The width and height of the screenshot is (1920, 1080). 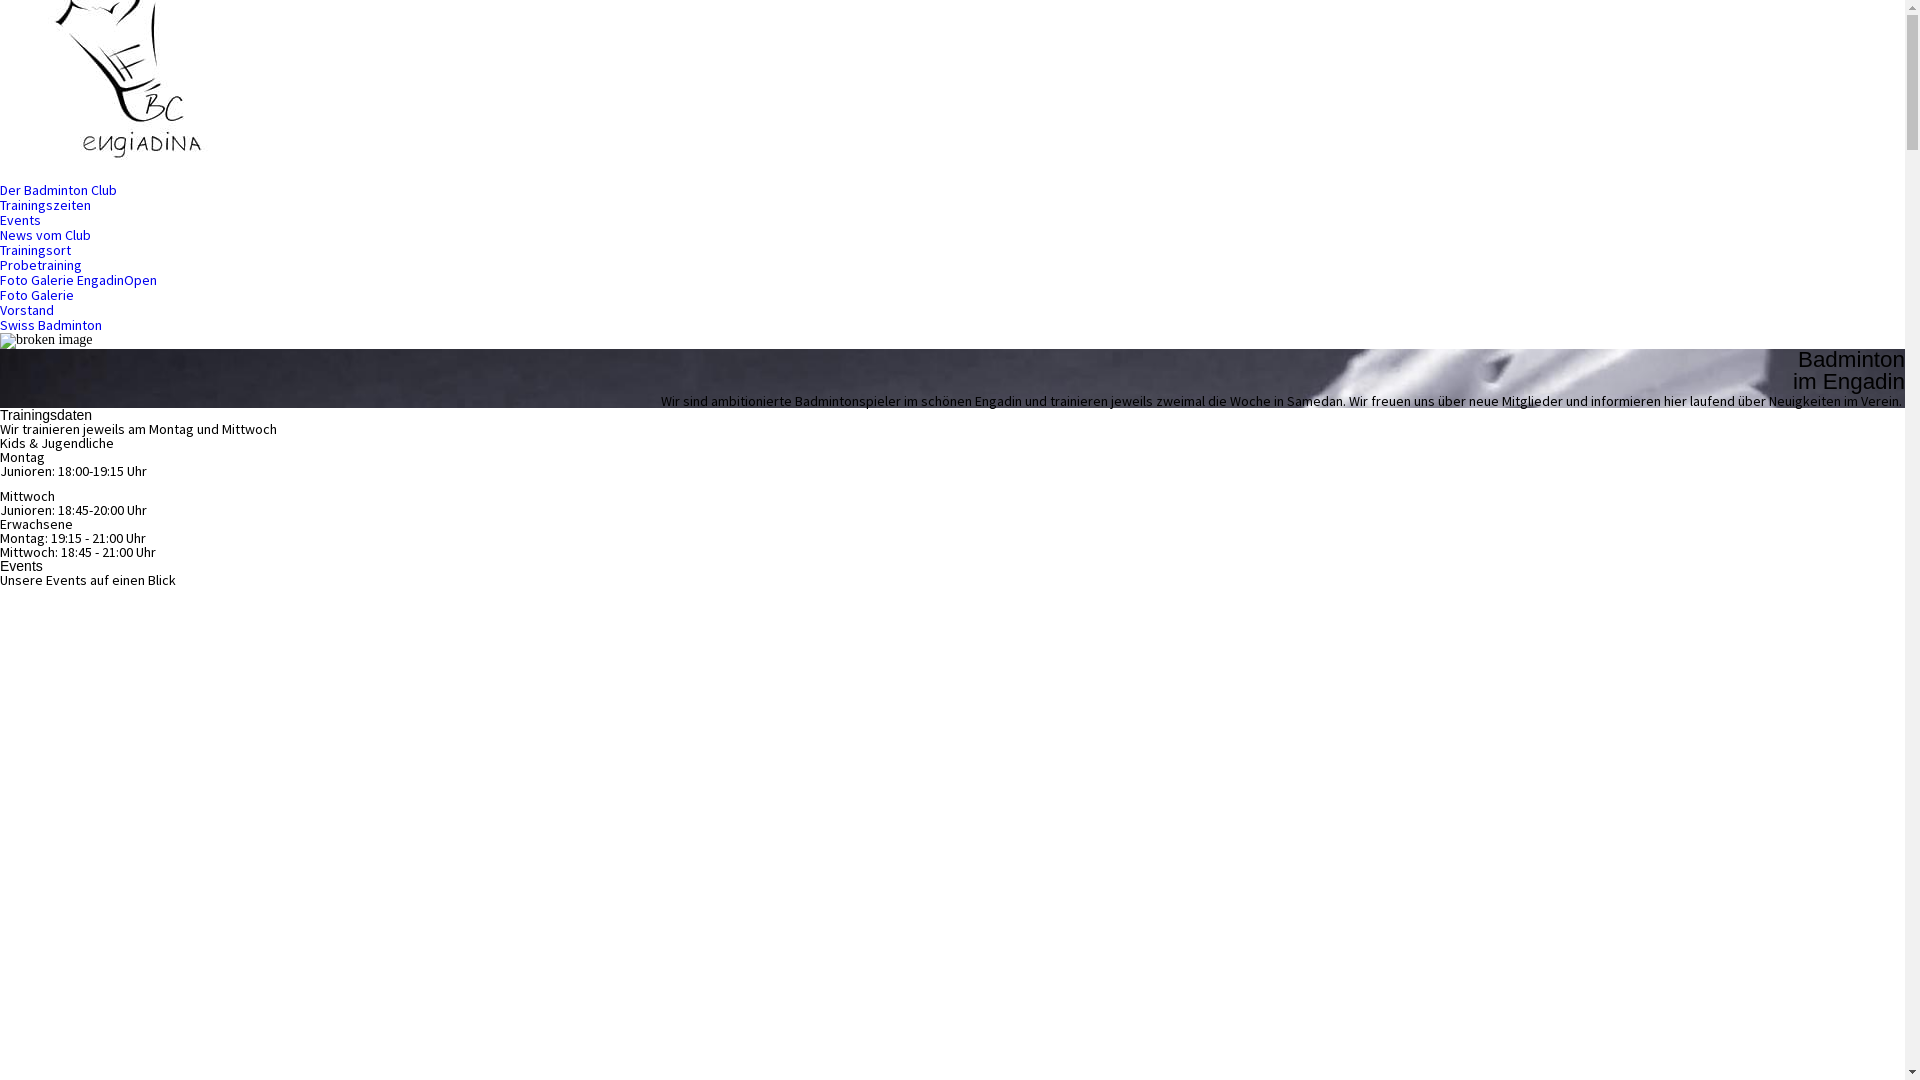 I want to click on 'Trainingszeiten', so click(x=45, y=205).